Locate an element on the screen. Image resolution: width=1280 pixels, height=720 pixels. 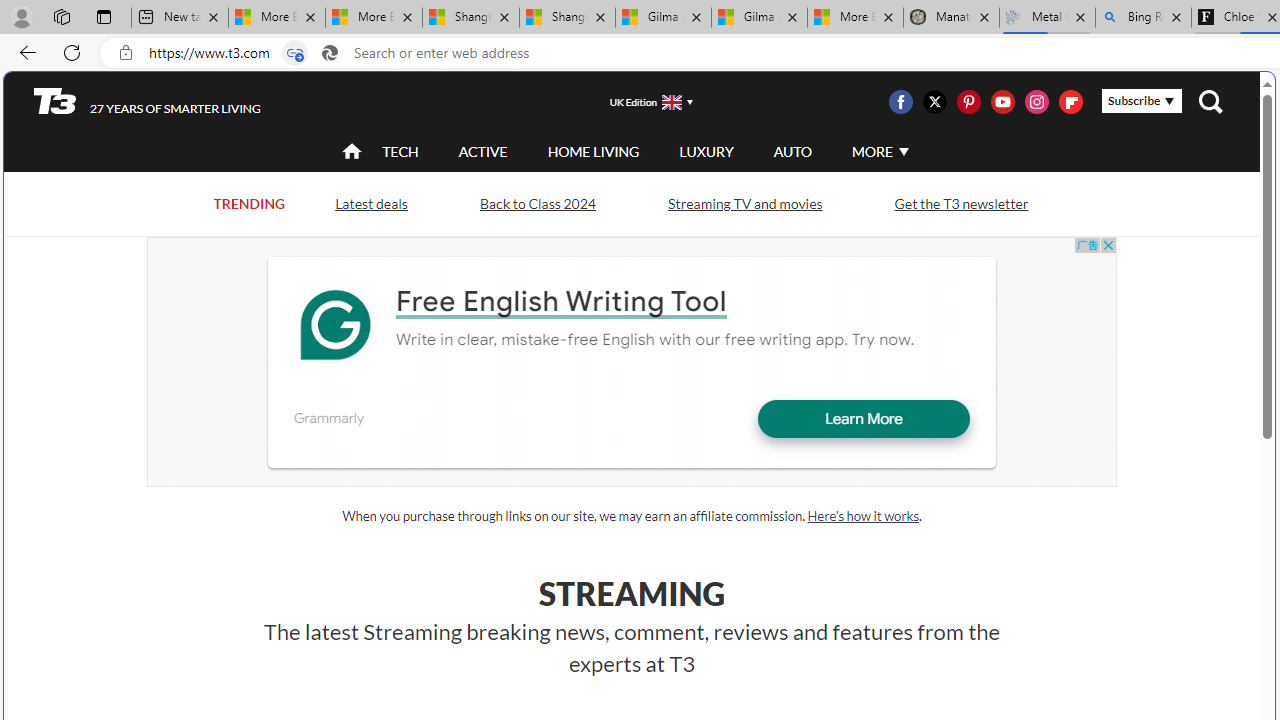
'Class: navigation__item' is located at coordinates (350, 150).